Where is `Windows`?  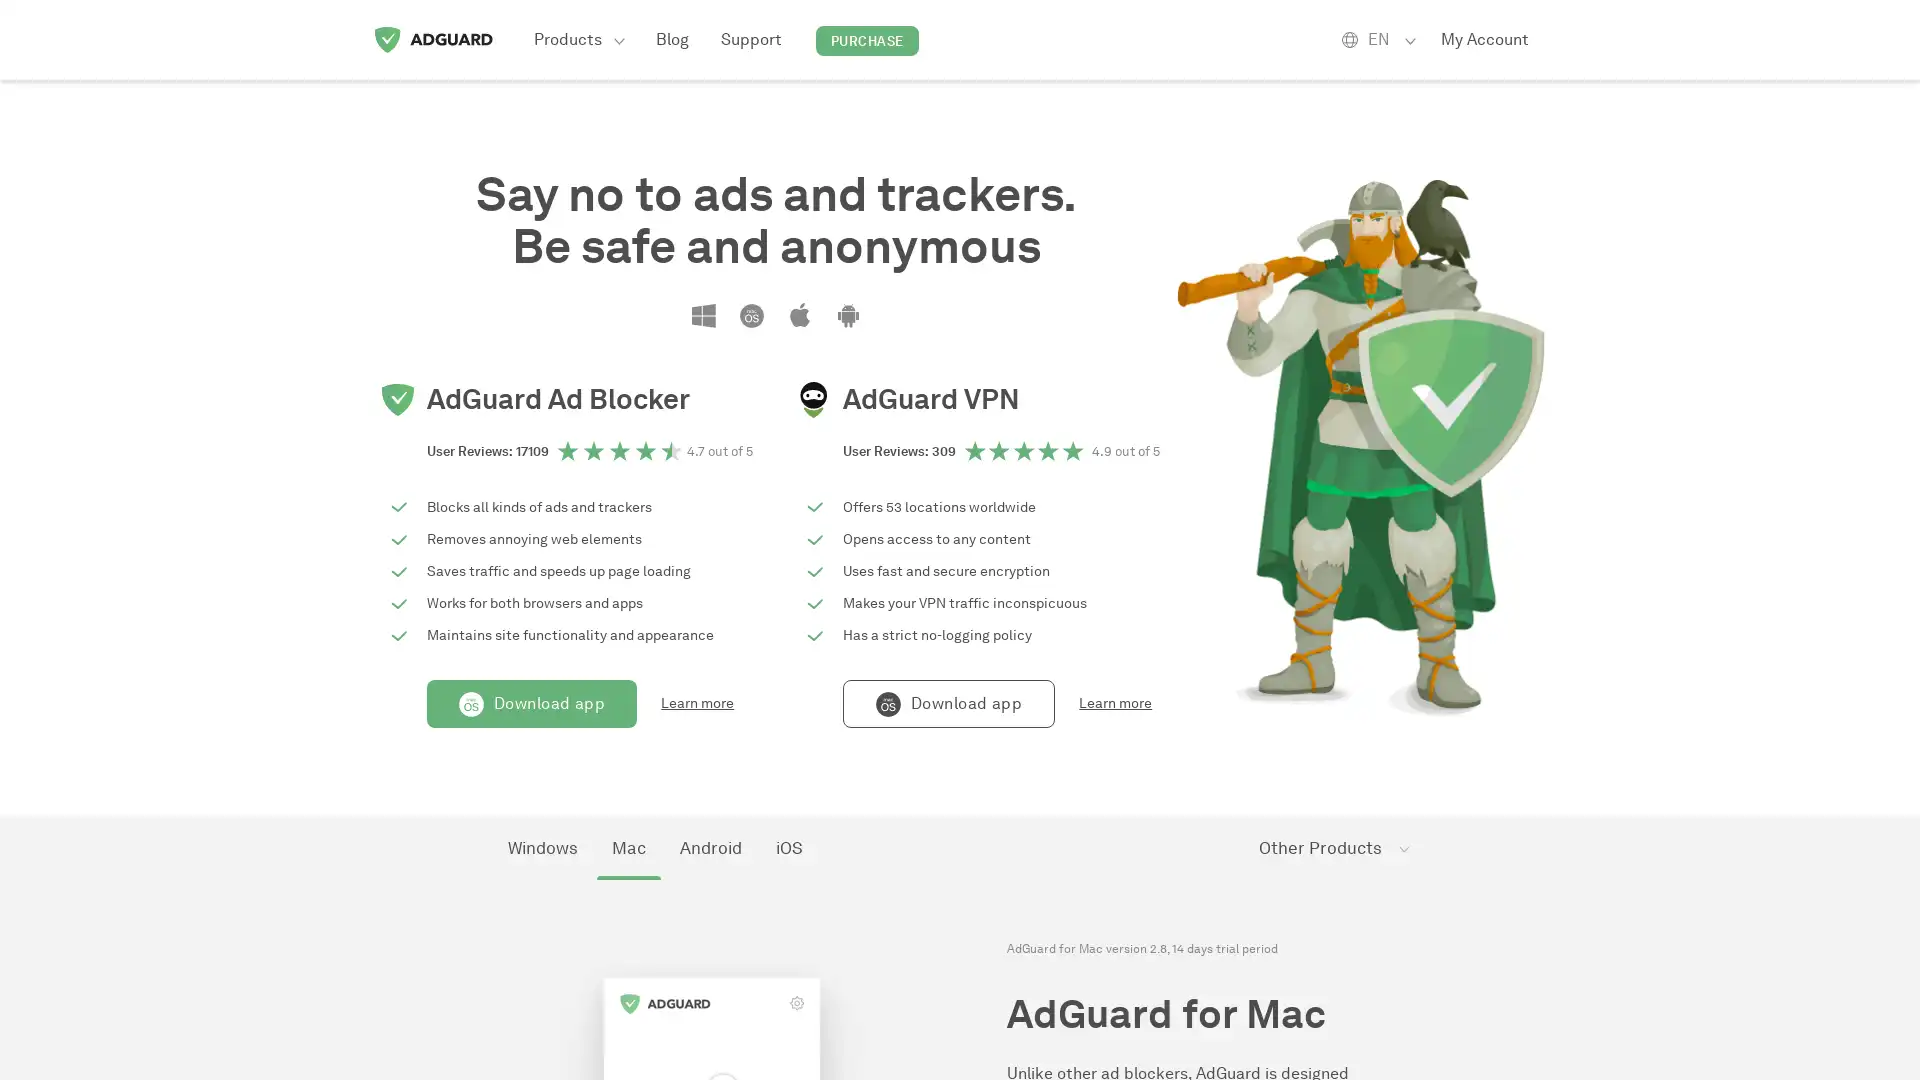
Windows is located at coordinates (542, 848).